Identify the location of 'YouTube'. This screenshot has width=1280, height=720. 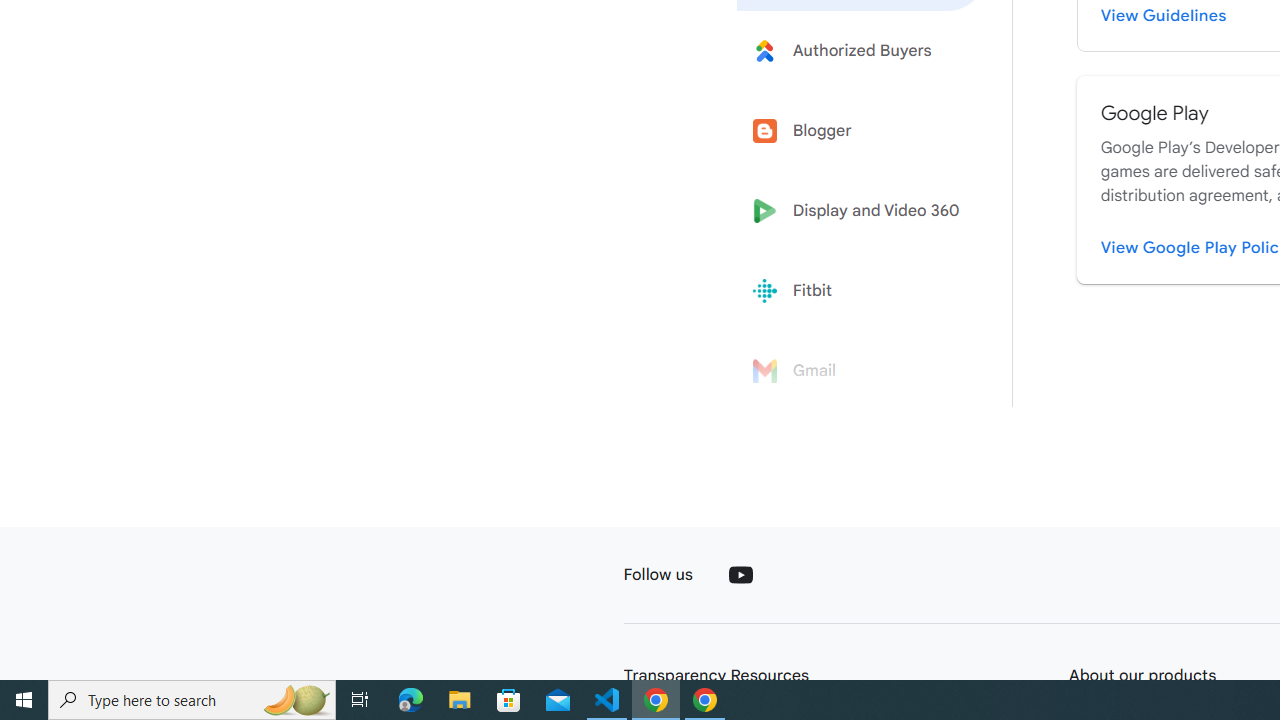
(739, 574).